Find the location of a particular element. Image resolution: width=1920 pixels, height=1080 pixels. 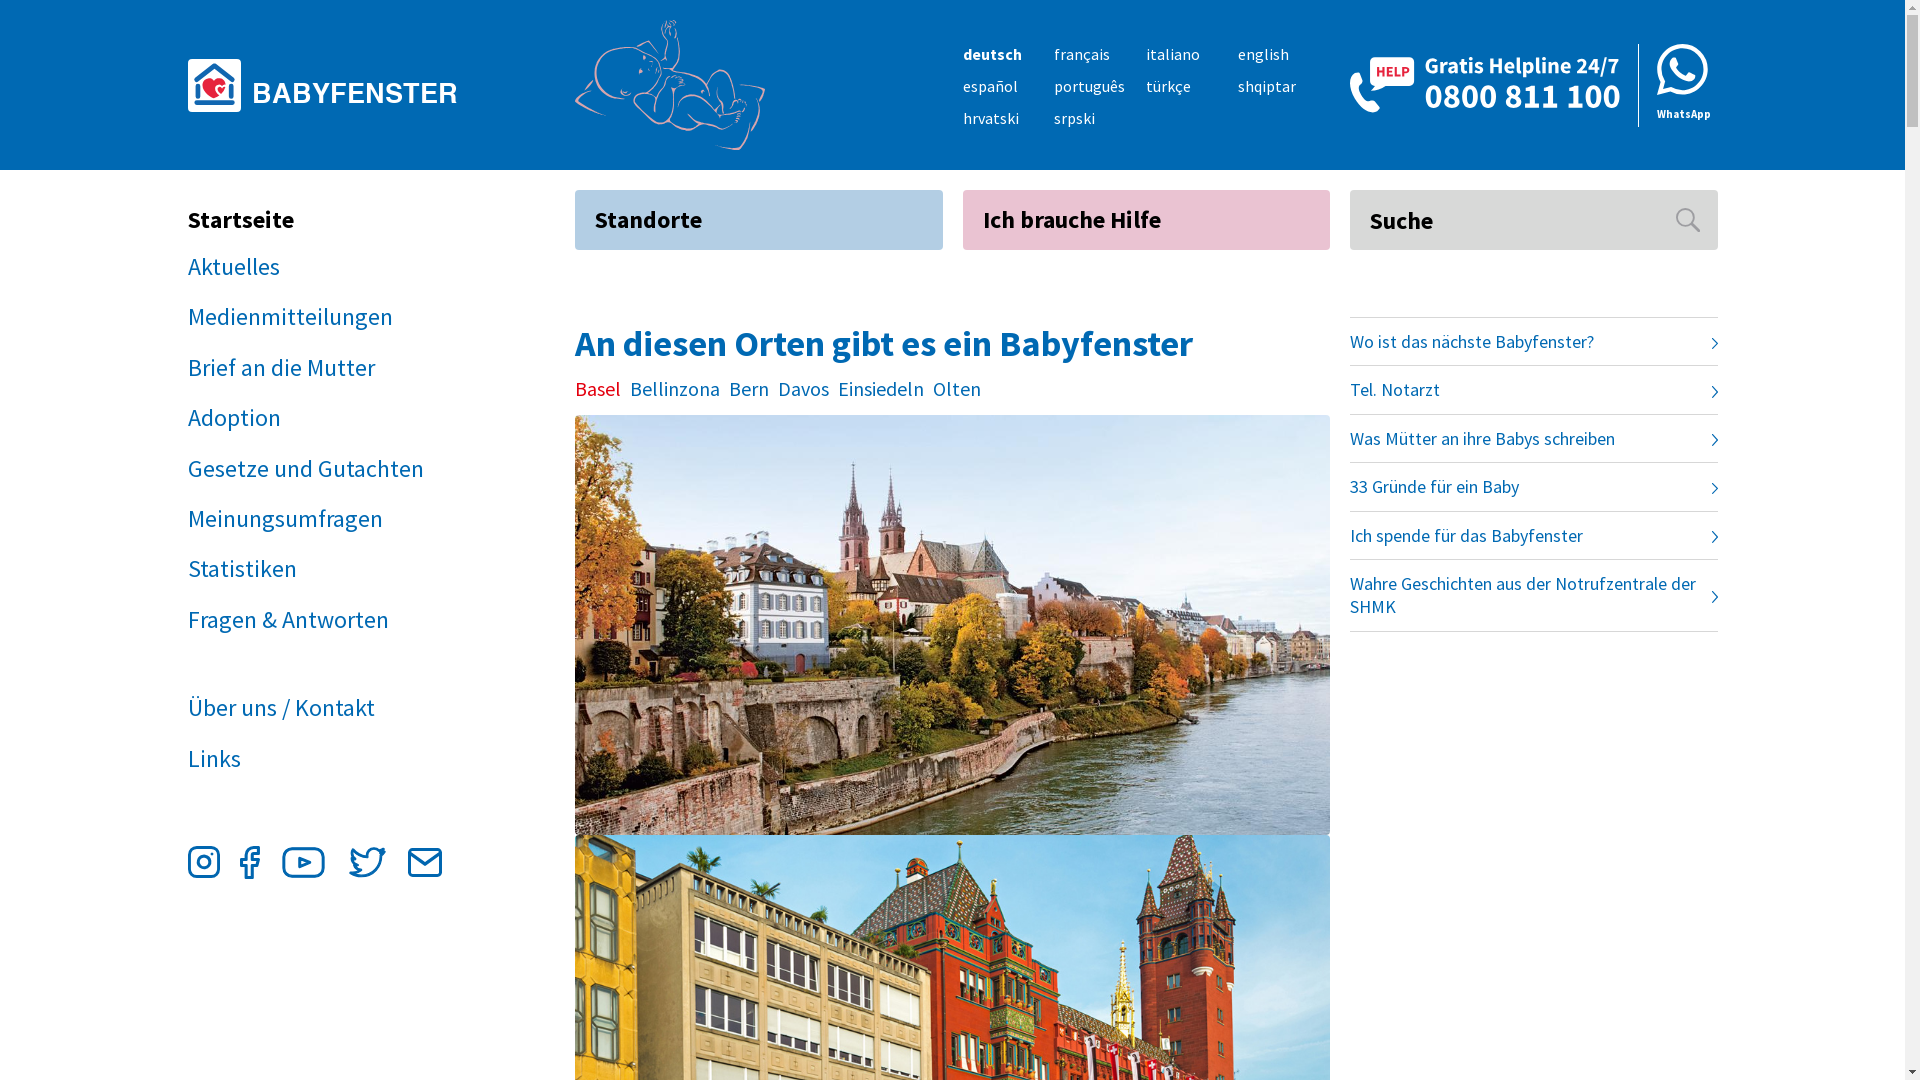

'Wahre Geschichten aus der Notrufzentrale der SHMK' is located at coordinates (1533, 594).